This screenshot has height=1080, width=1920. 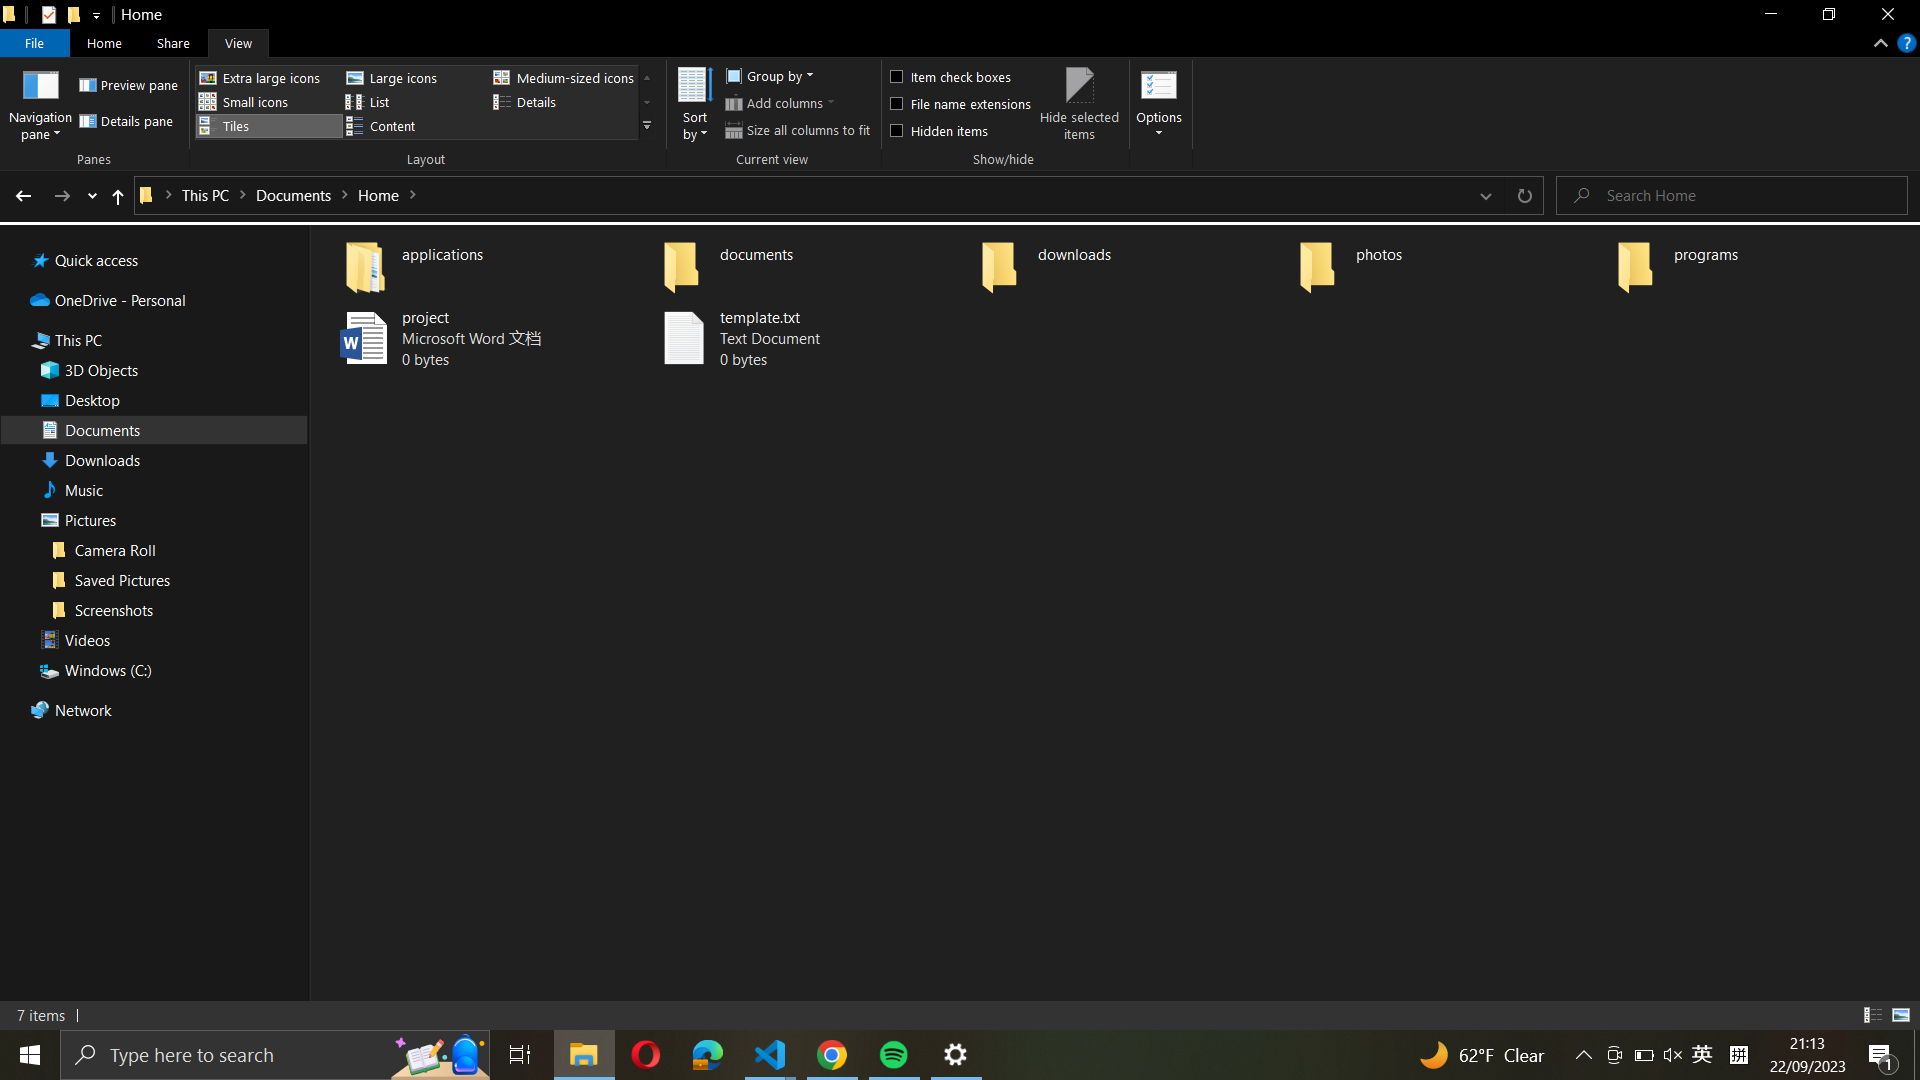 What do you see at coordinates (1449, 261) in the screenshot?
I see `Go to the "photos" folder and select the first 5 image files` at bounding box center [1449, 261].